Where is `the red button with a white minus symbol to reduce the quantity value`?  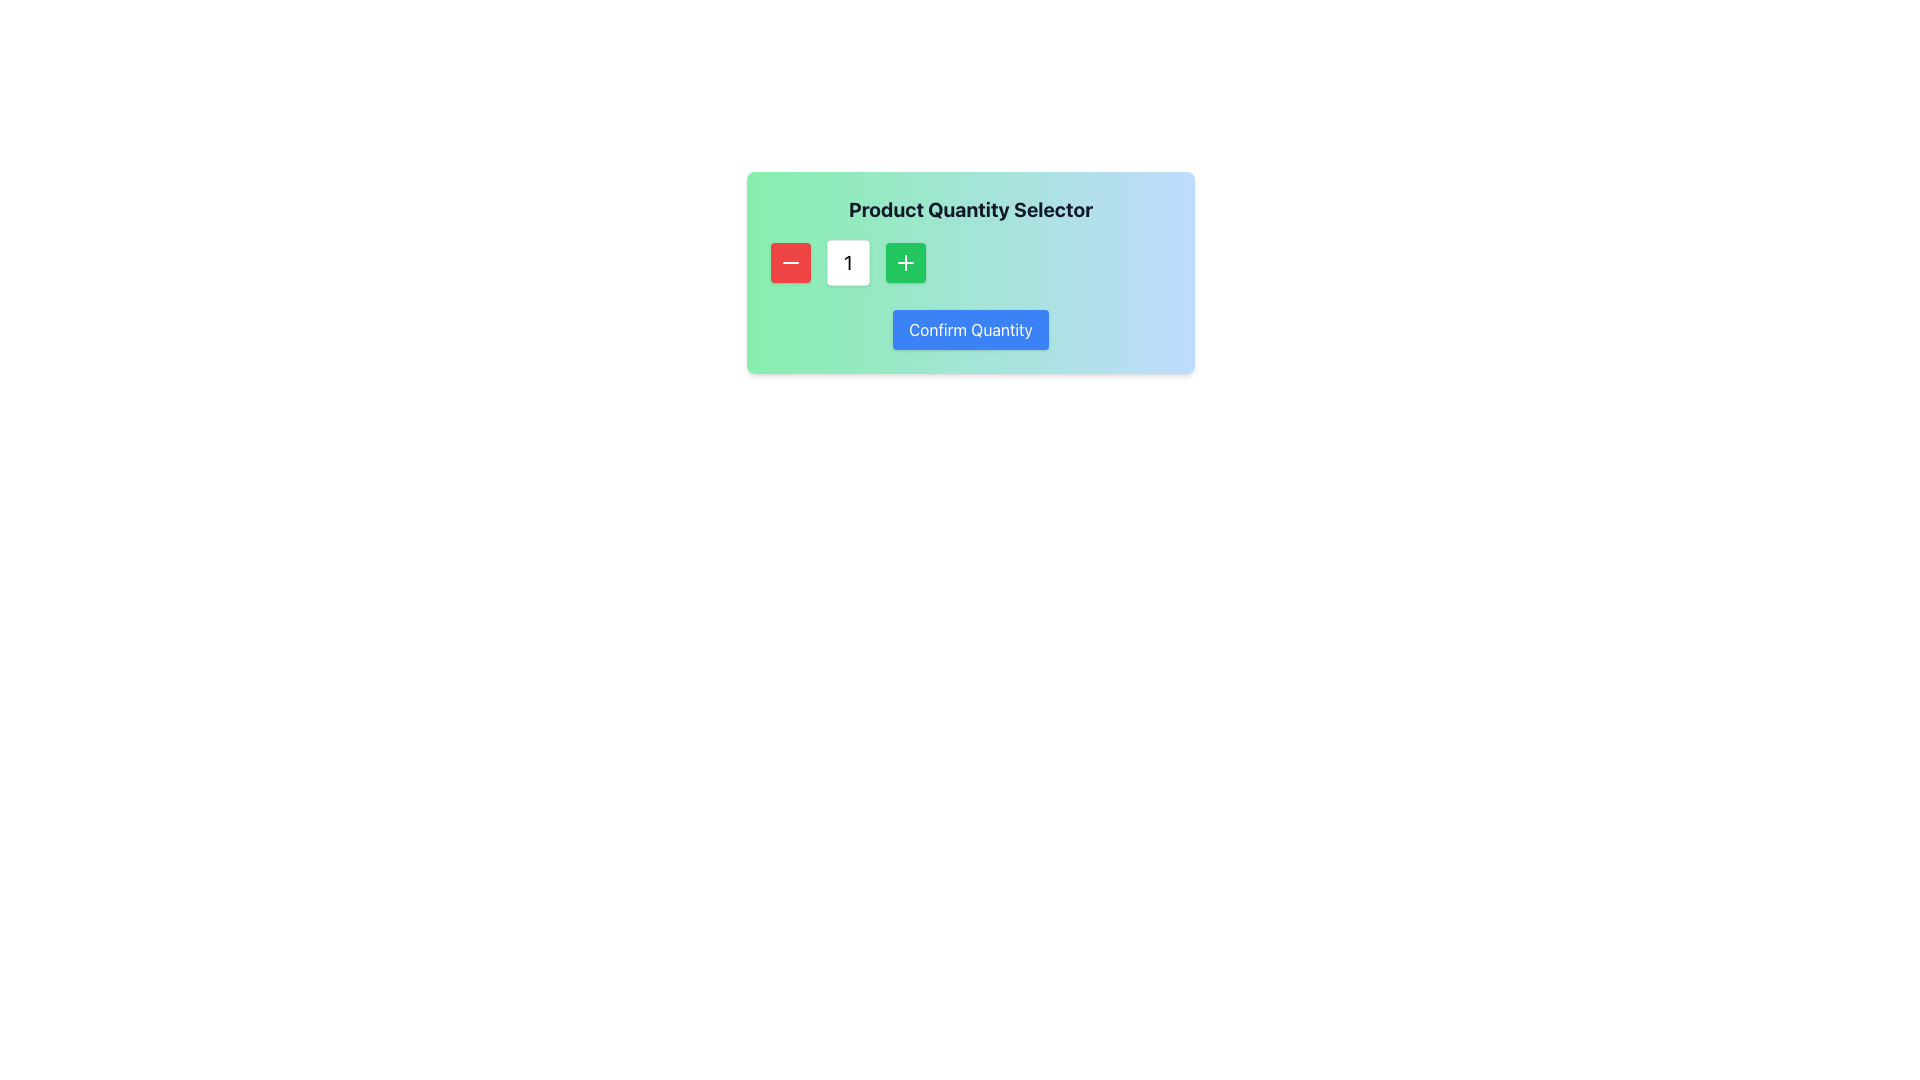 the red button with a white minus symbol to reduce the quantity value is located at coordinates (790, 261).